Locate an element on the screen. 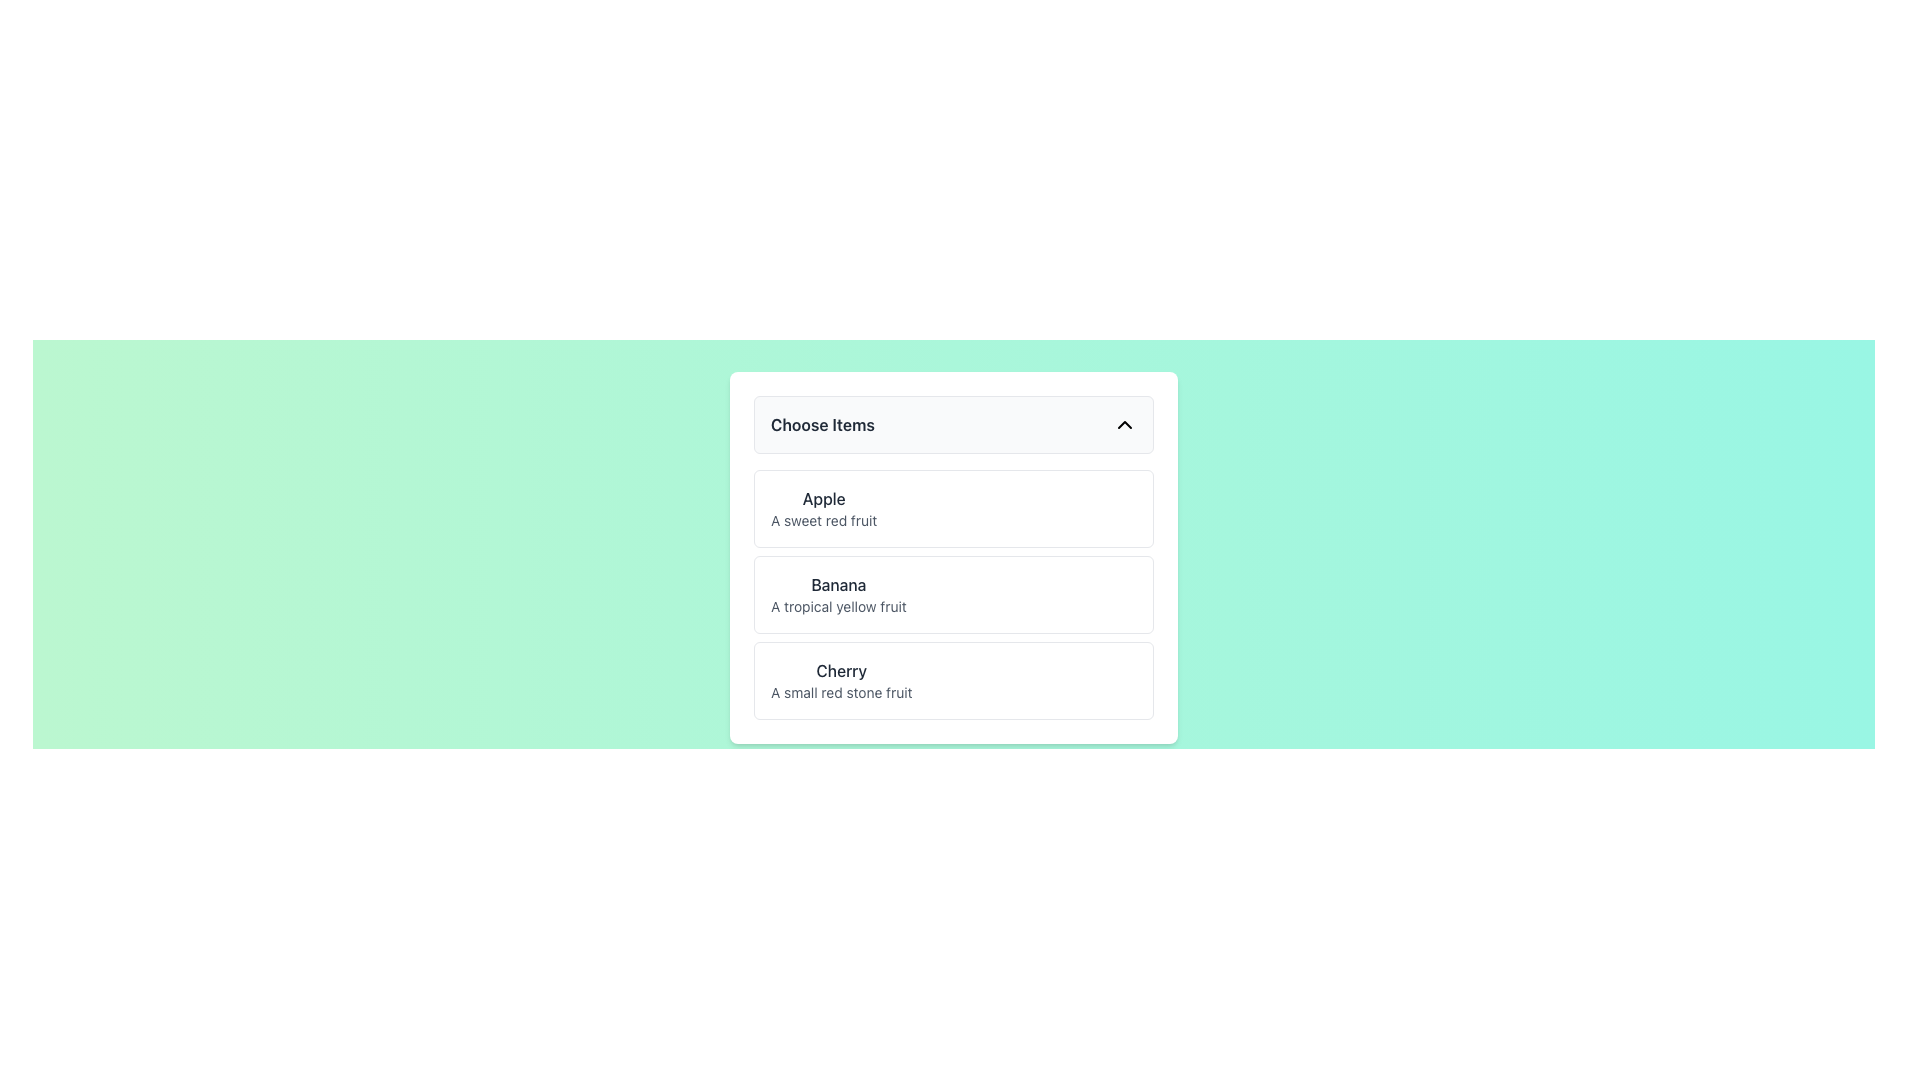 The height and width of the screenshot is (1080, 1920). the selectable list item displaying 'Banana' is located at coordinates (953, 558).